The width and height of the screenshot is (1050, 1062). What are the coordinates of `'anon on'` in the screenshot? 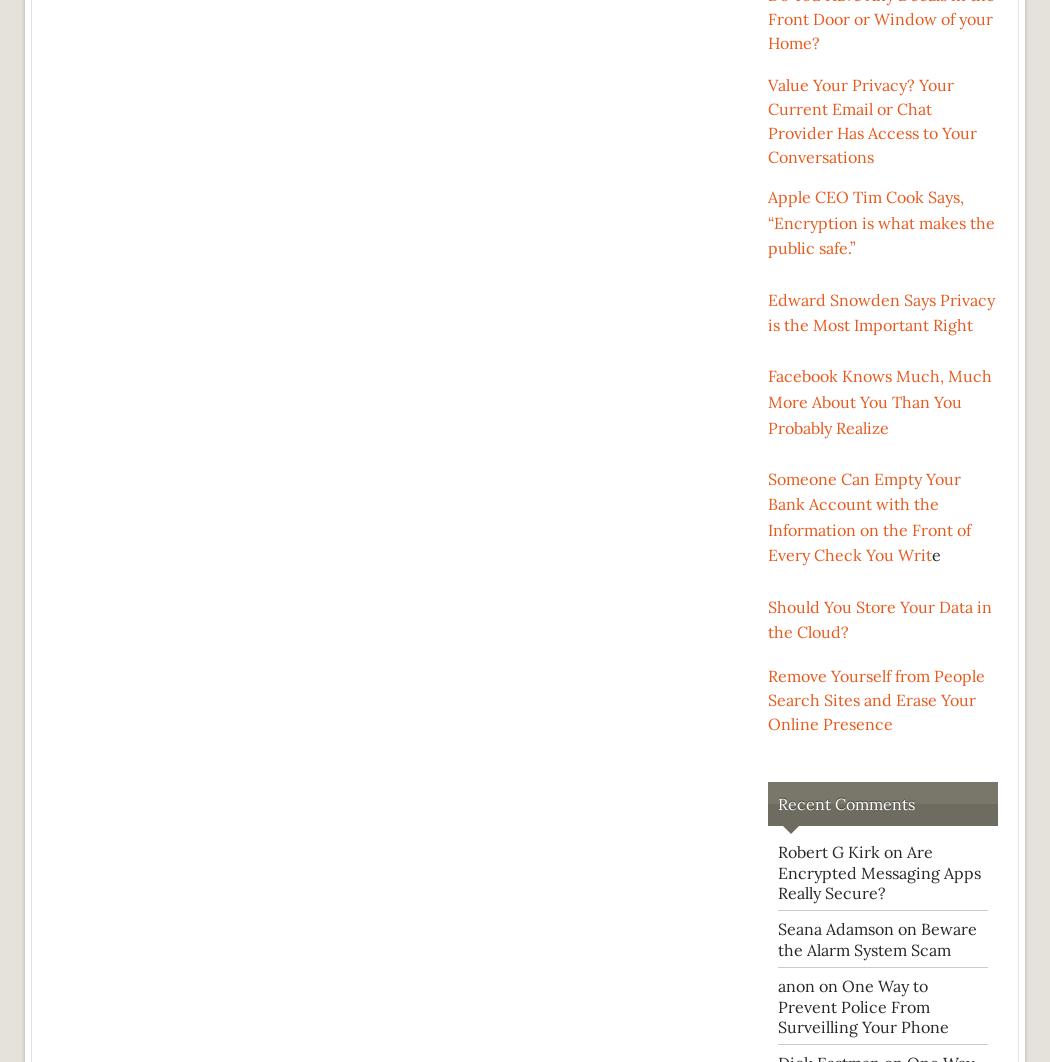 It's located at (778, 984).